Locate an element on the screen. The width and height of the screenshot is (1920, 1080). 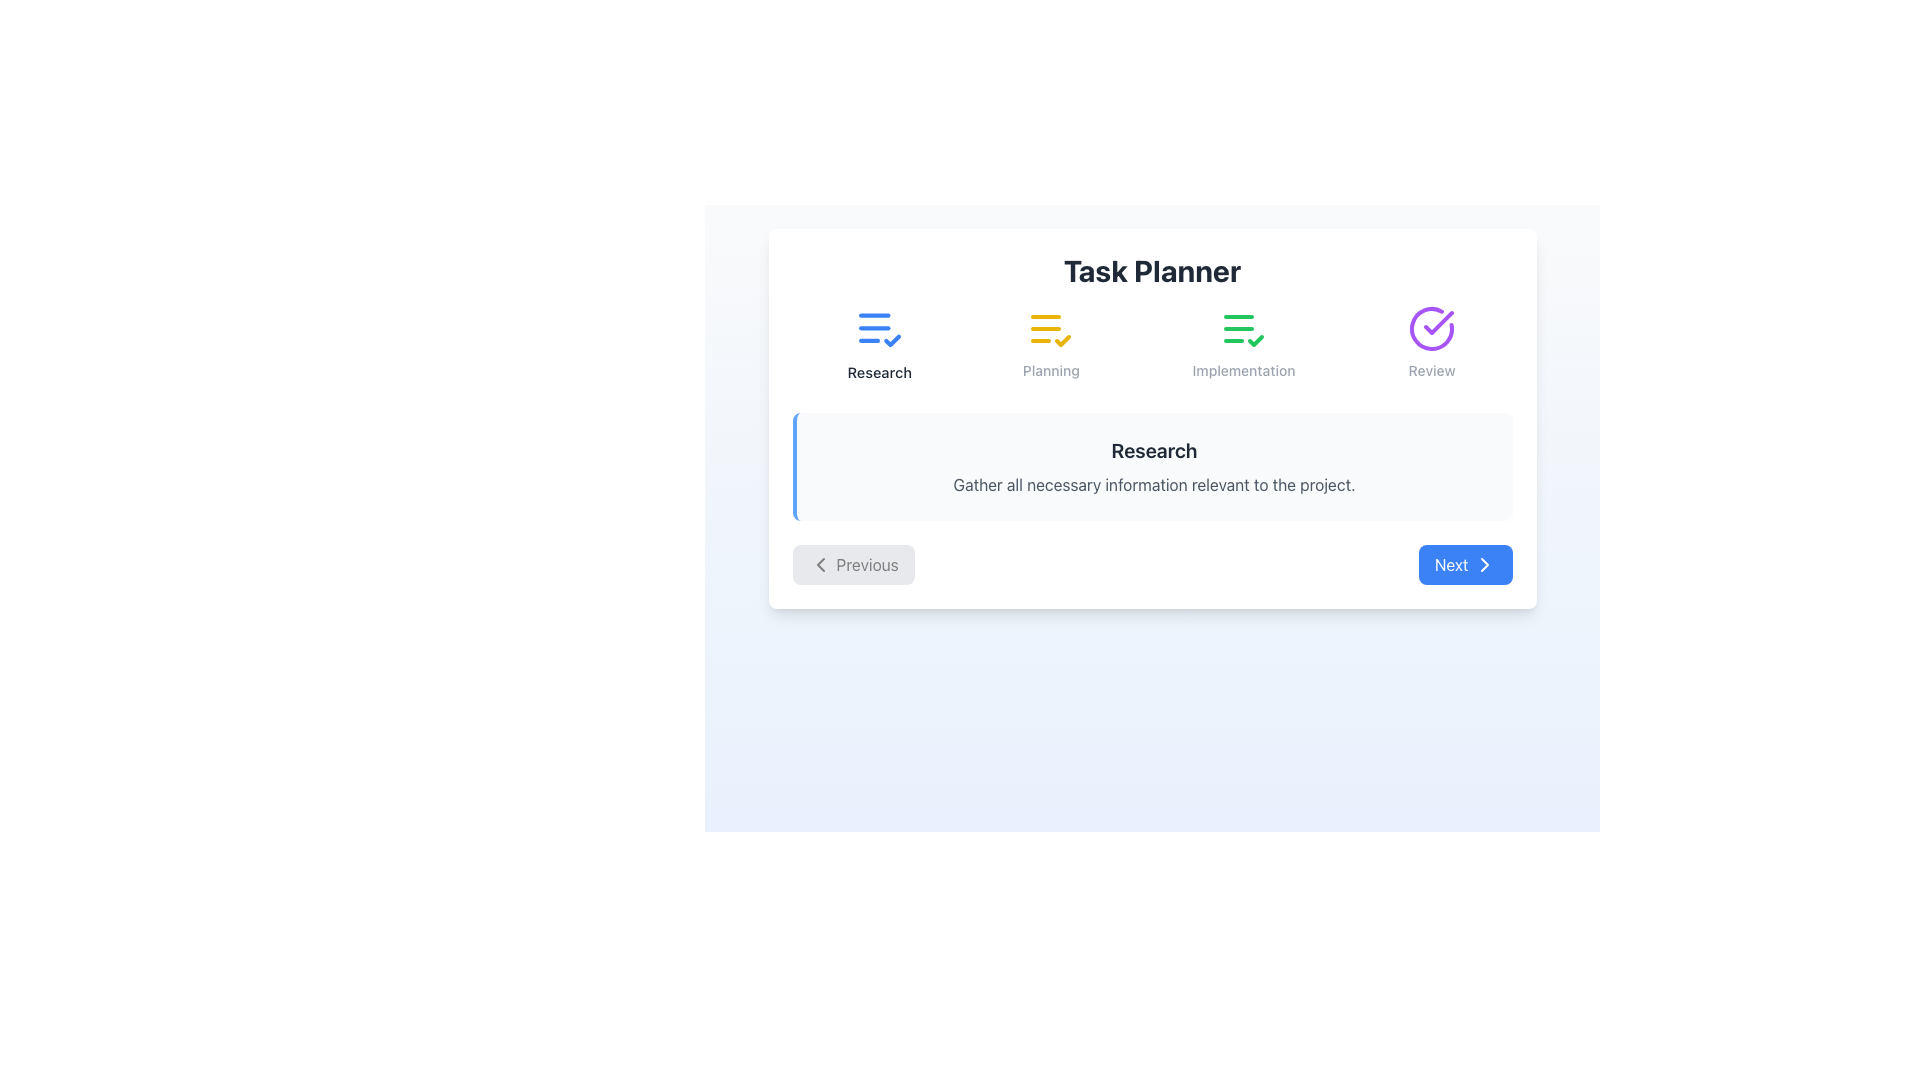
the 'chevron right' SVG icon located in the lower-right corner of the interface, adjacent to the 'Next' button, which serves as a visual indicator for forward movement is located at coordinates (1484, 564).